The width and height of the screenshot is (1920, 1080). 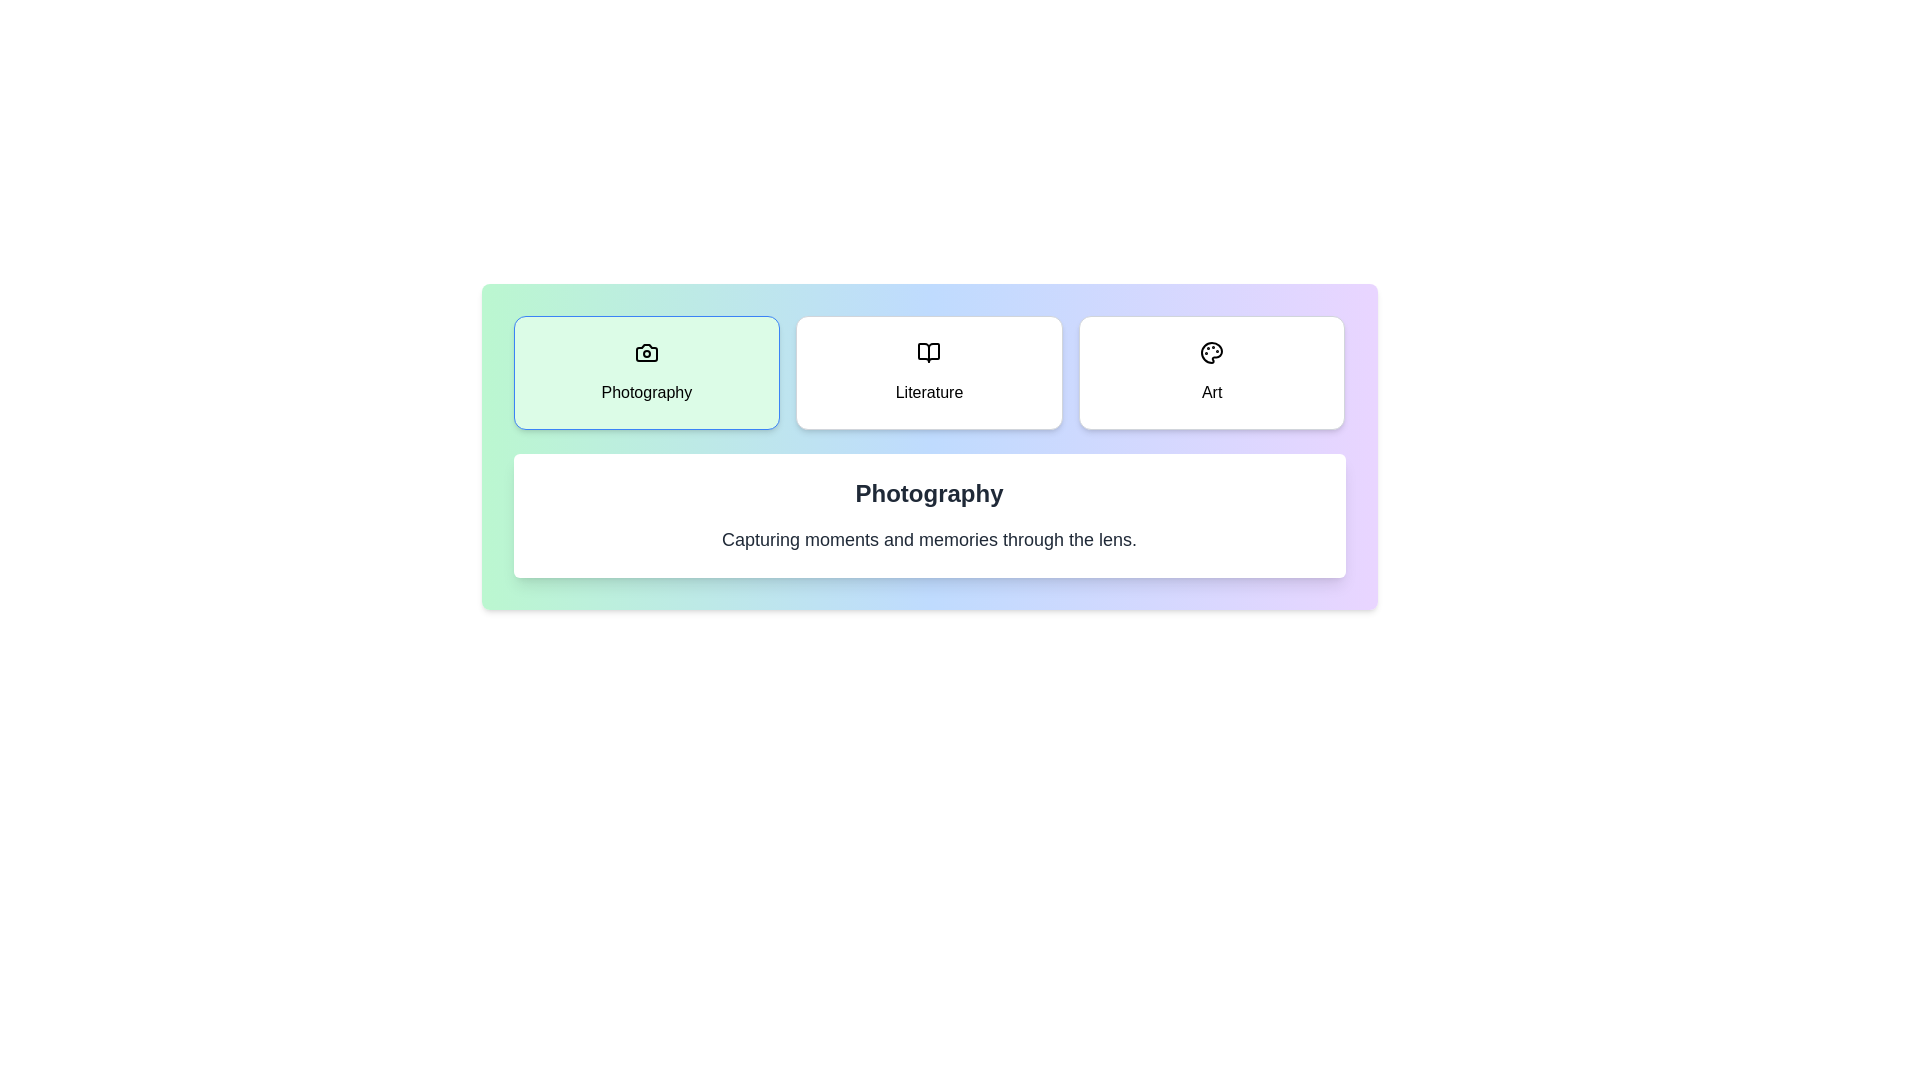 What do you see at coordinates (1211, 352) in the screenshot?
I see `the SVG icon depicting a palette located in the top right section of the interface, contained inside the third card labeled 'Art'` at bounding box center [1211, 352].